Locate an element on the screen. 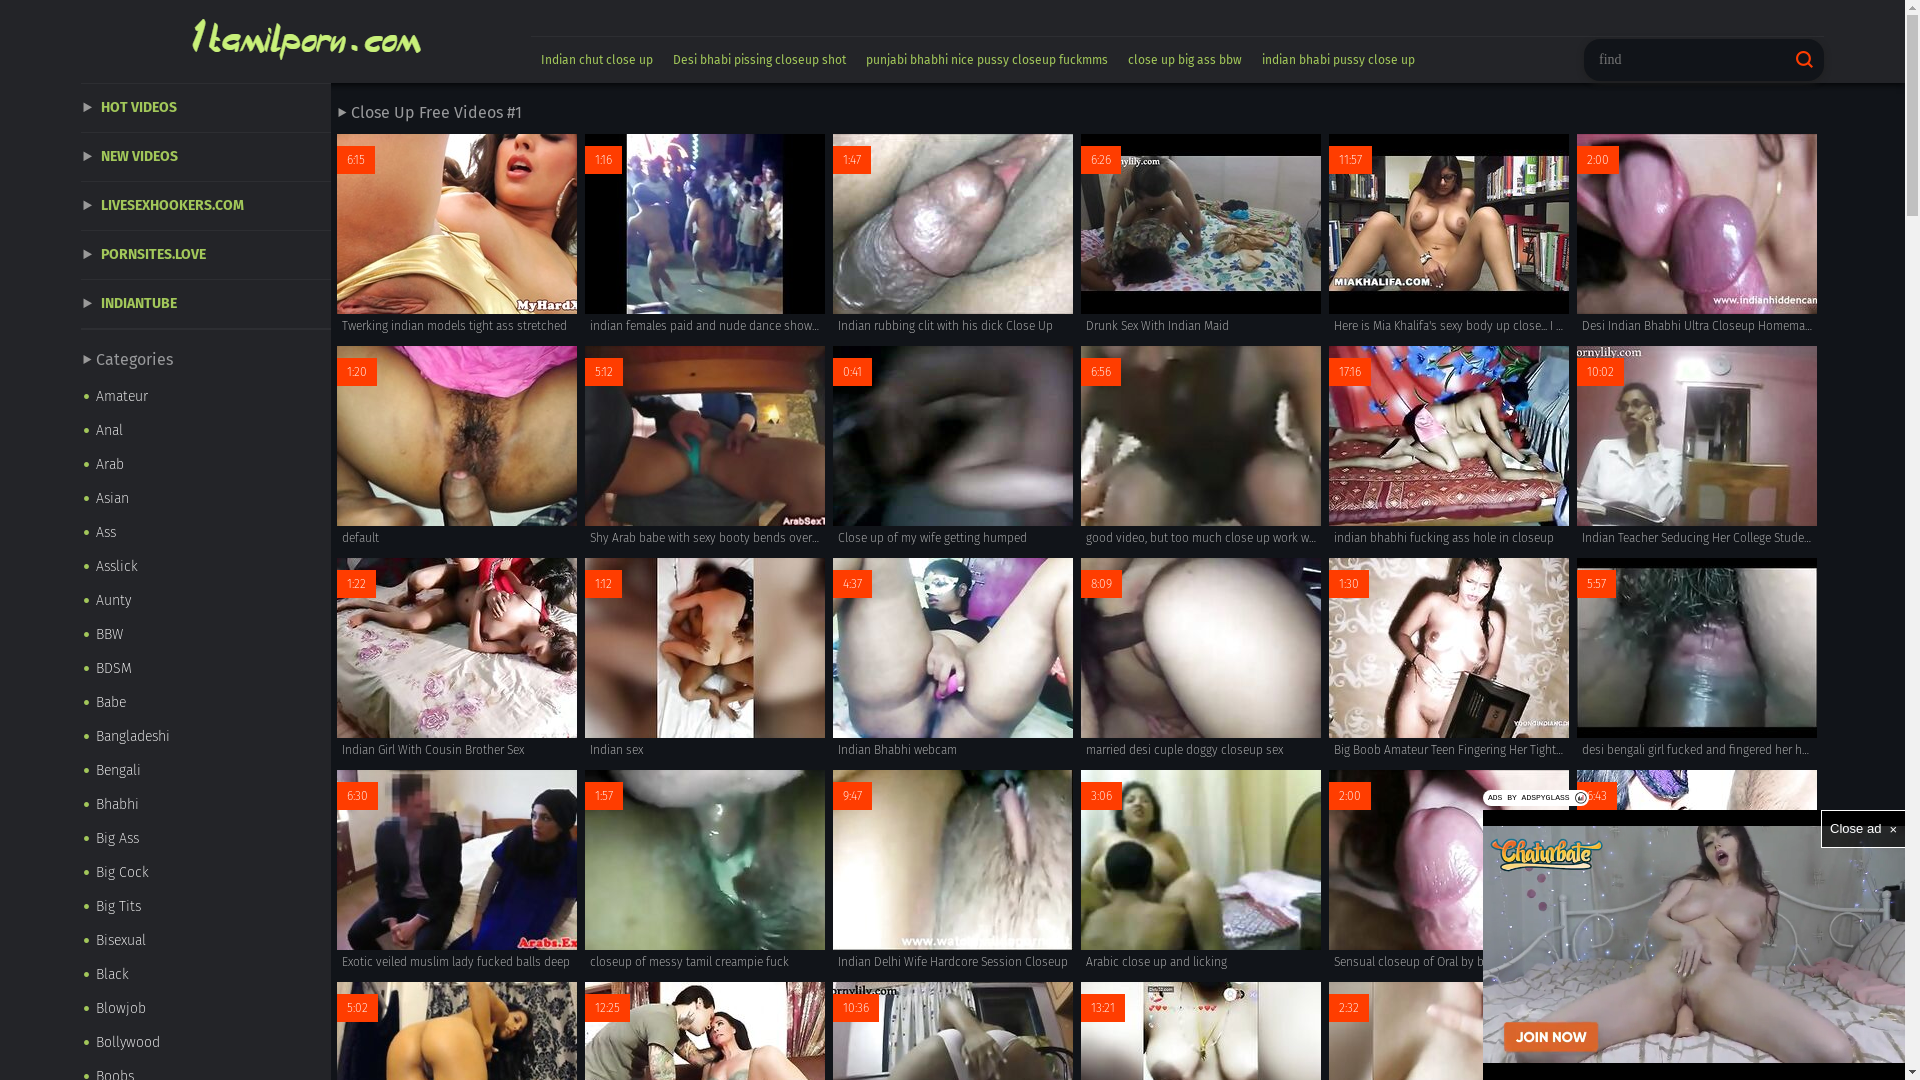 The height and width of the screenshot is (1080, 1920). 'Anal' is located at coordinates (206, 430).